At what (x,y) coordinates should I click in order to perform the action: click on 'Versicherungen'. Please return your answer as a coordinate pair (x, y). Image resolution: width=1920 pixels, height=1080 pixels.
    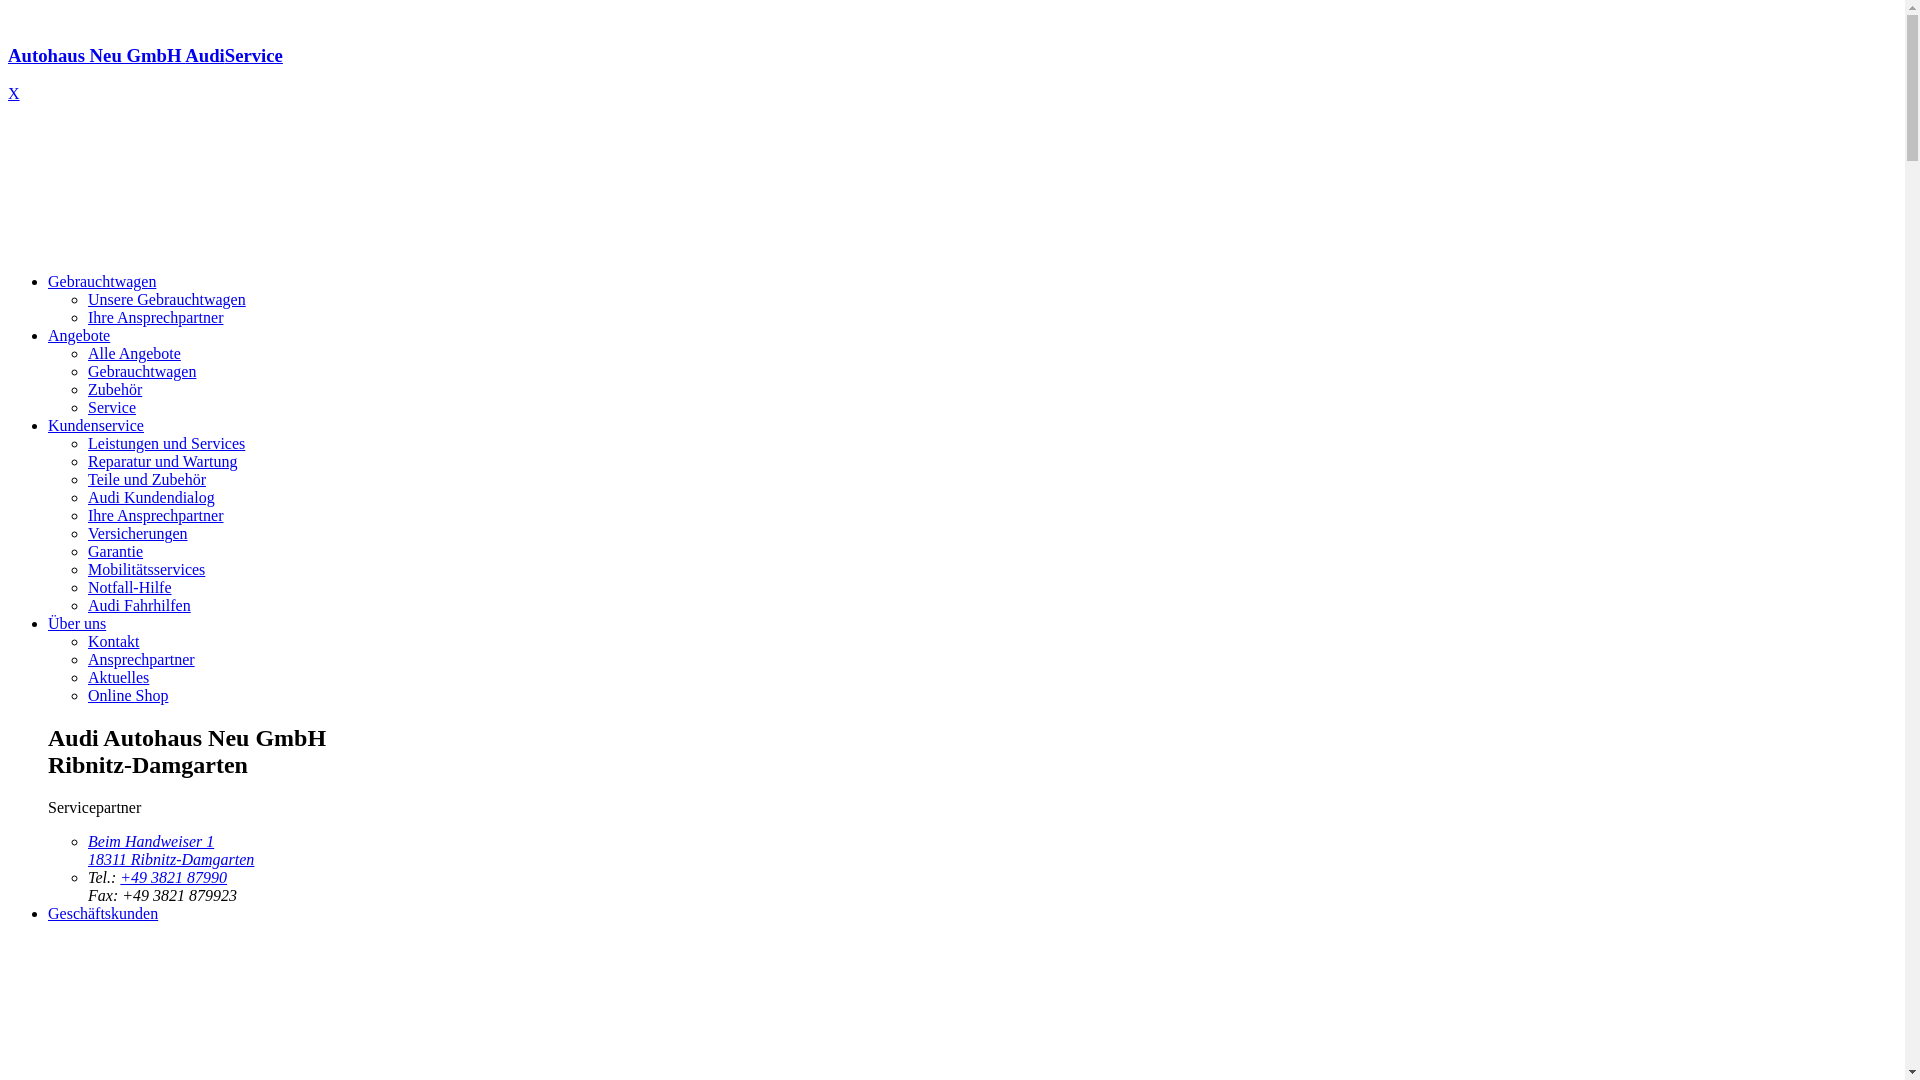
    Looking at the image, I should click on (137, 532).